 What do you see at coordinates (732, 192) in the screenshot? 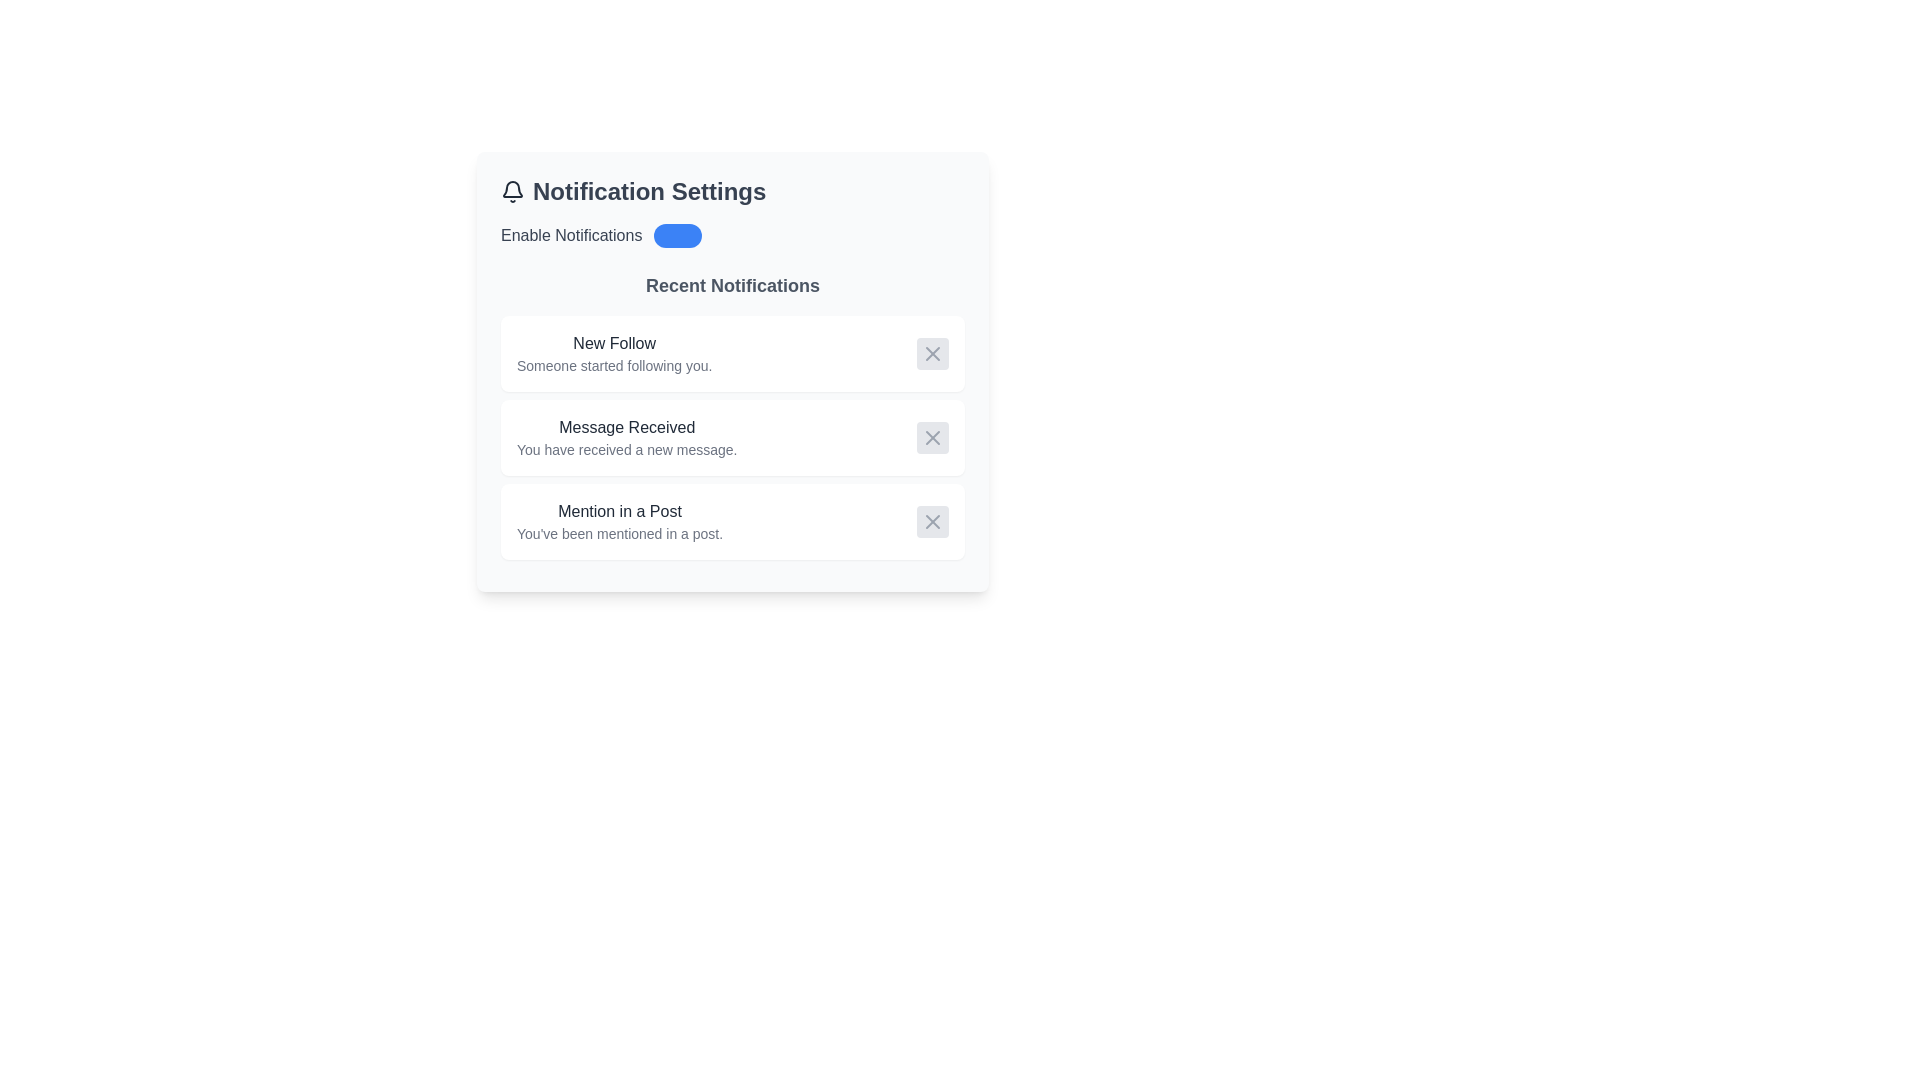
I see `the 'Notification Settings' heading with a bell icon, which is styled in bold, large dark gray font and located at the top of a card-like section` at bounding box center [732, 192].